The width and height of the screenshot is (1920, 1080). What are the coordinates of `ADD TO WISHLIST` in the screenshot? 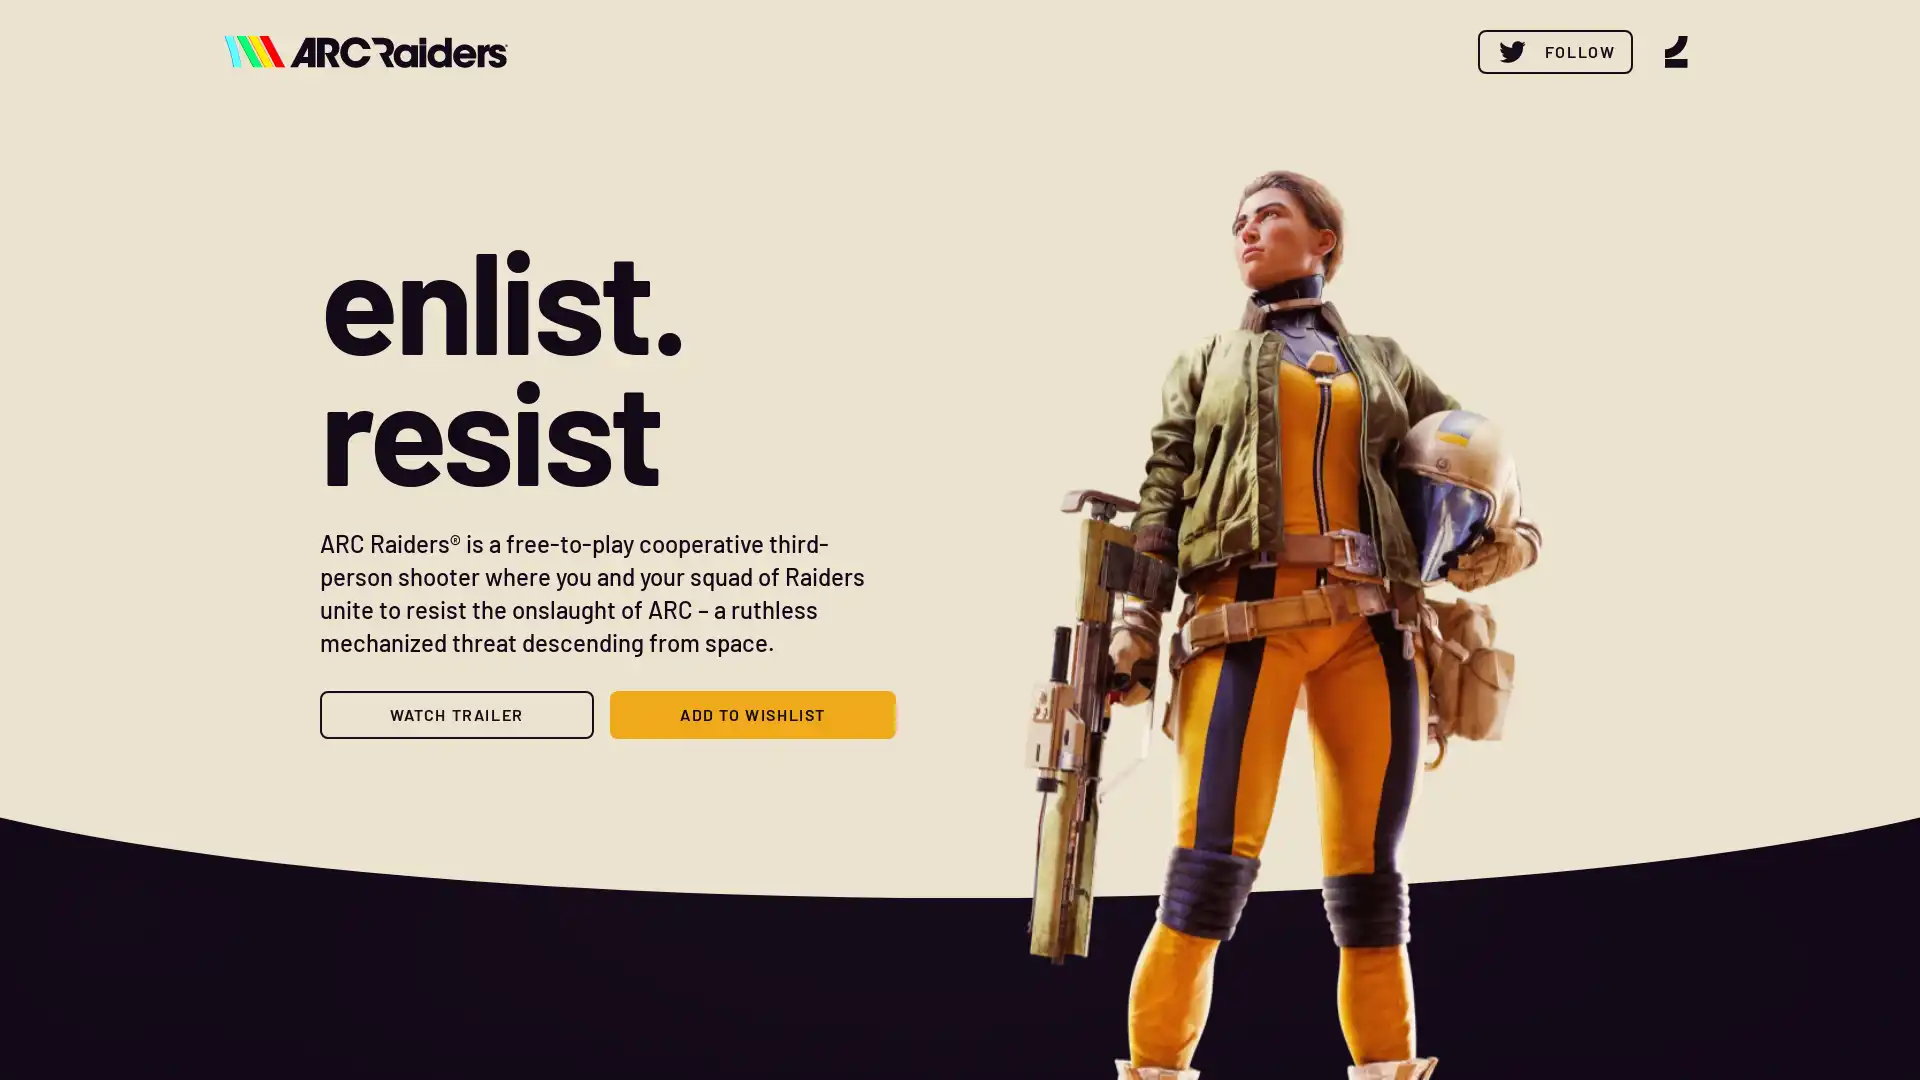 It's located at (751, 712).